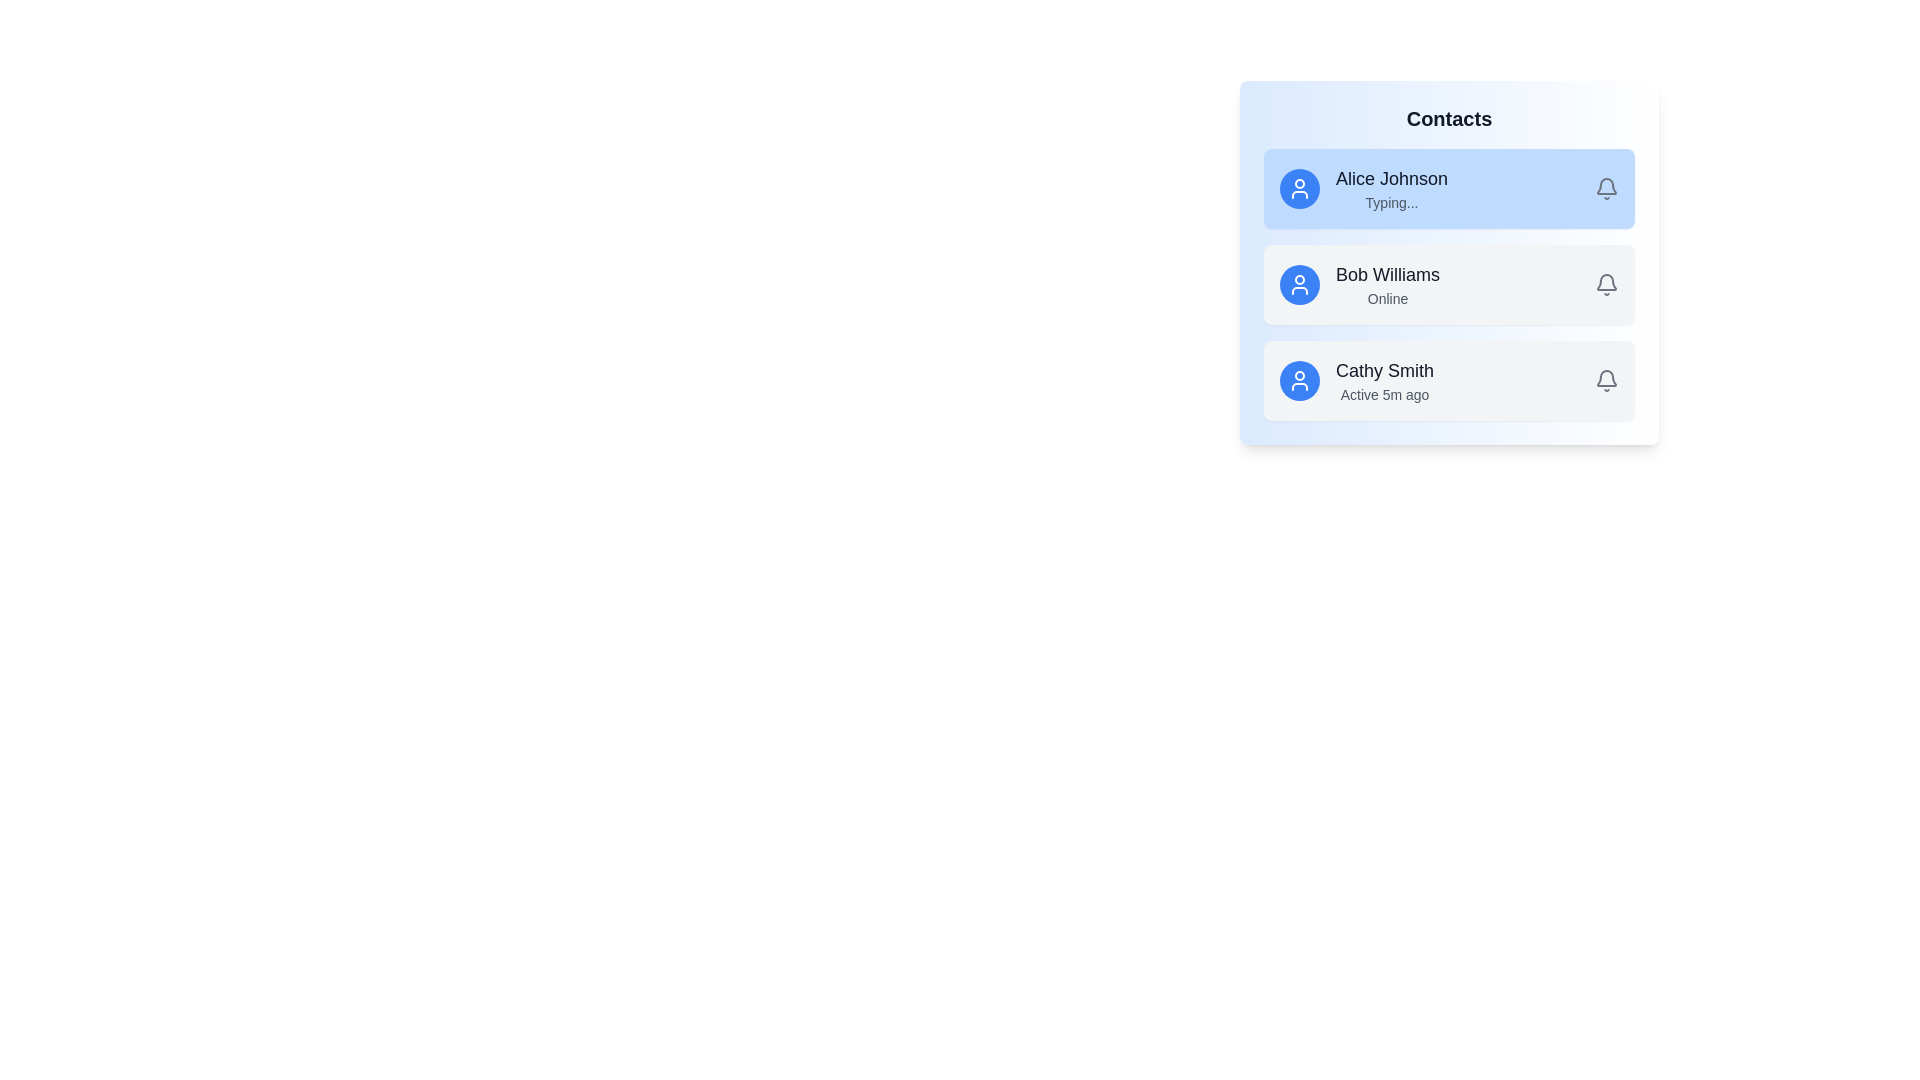  I want to click on and drag, so click(1391, 177).